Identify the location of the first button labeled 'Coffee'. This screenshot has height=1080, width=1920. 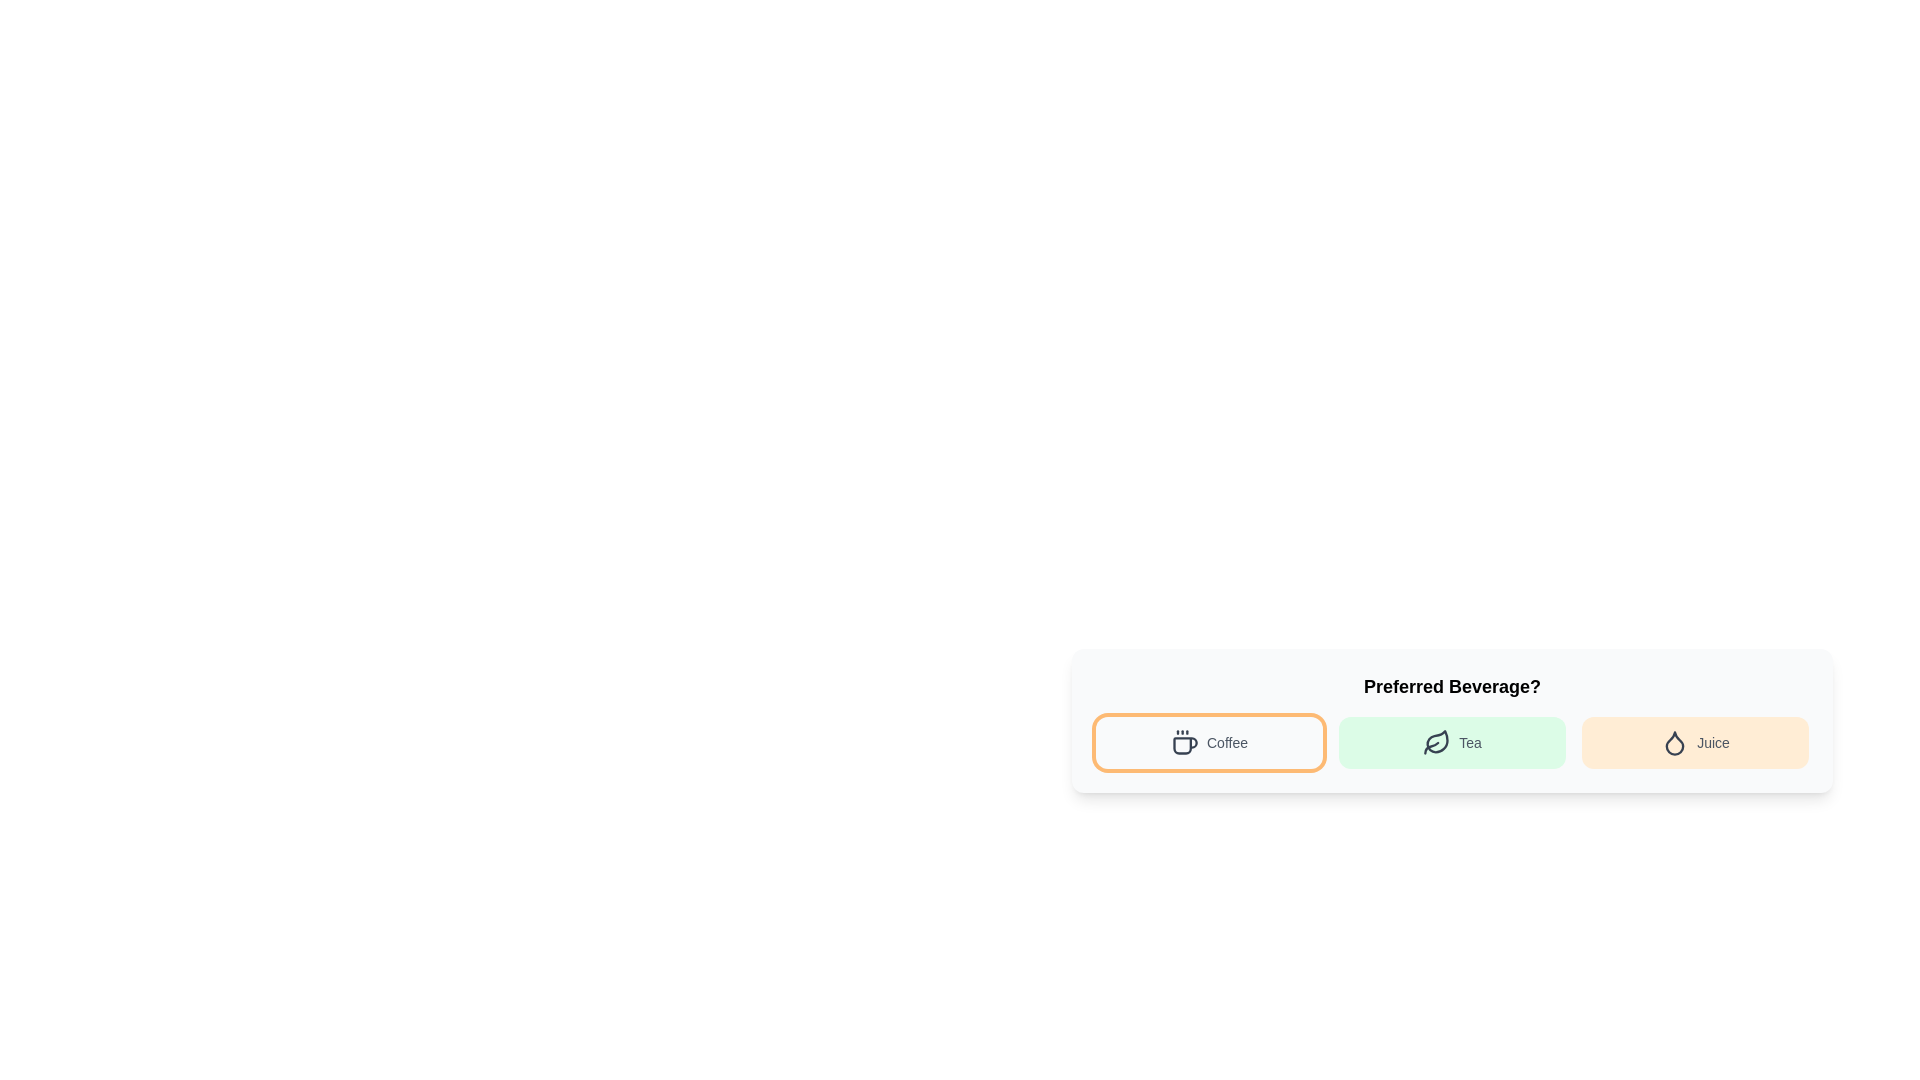
(1208, 743).